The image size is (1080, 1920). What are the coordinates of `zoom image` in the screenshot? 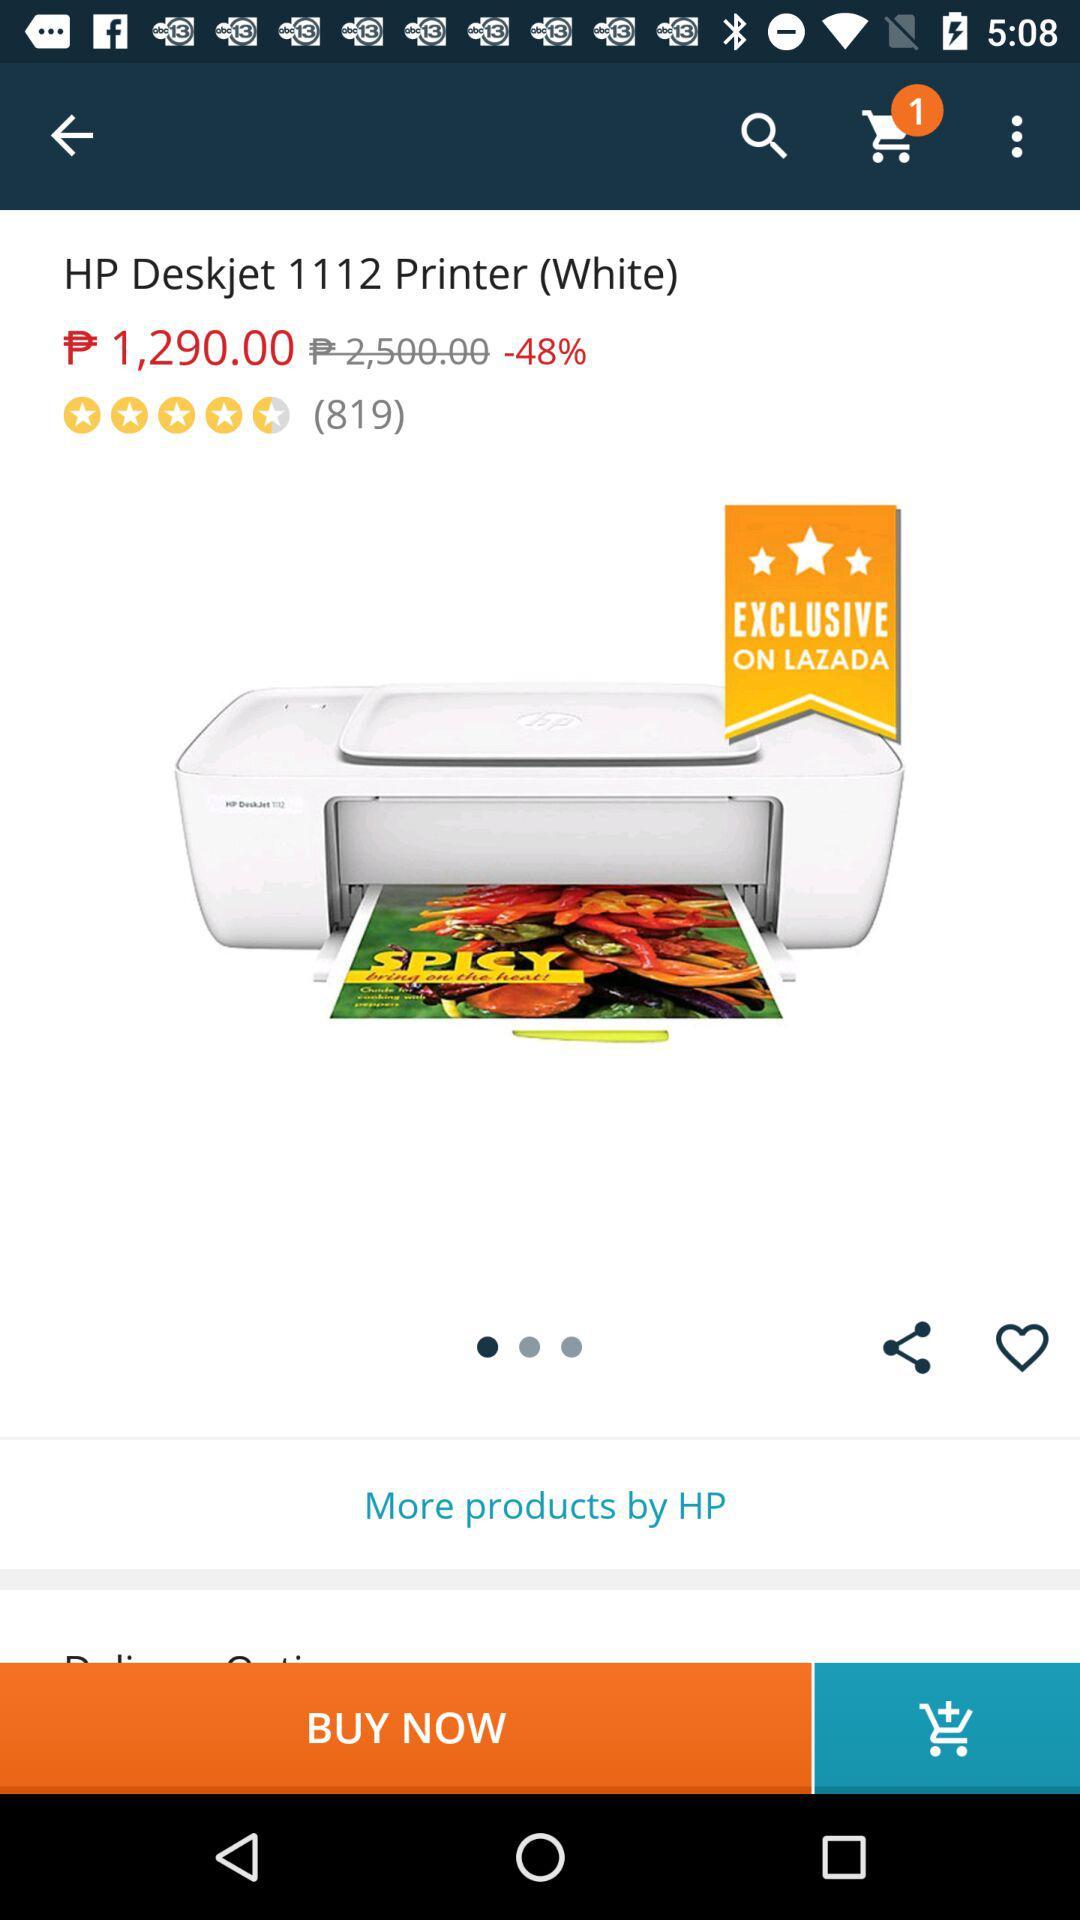 It's located at (540, 864).